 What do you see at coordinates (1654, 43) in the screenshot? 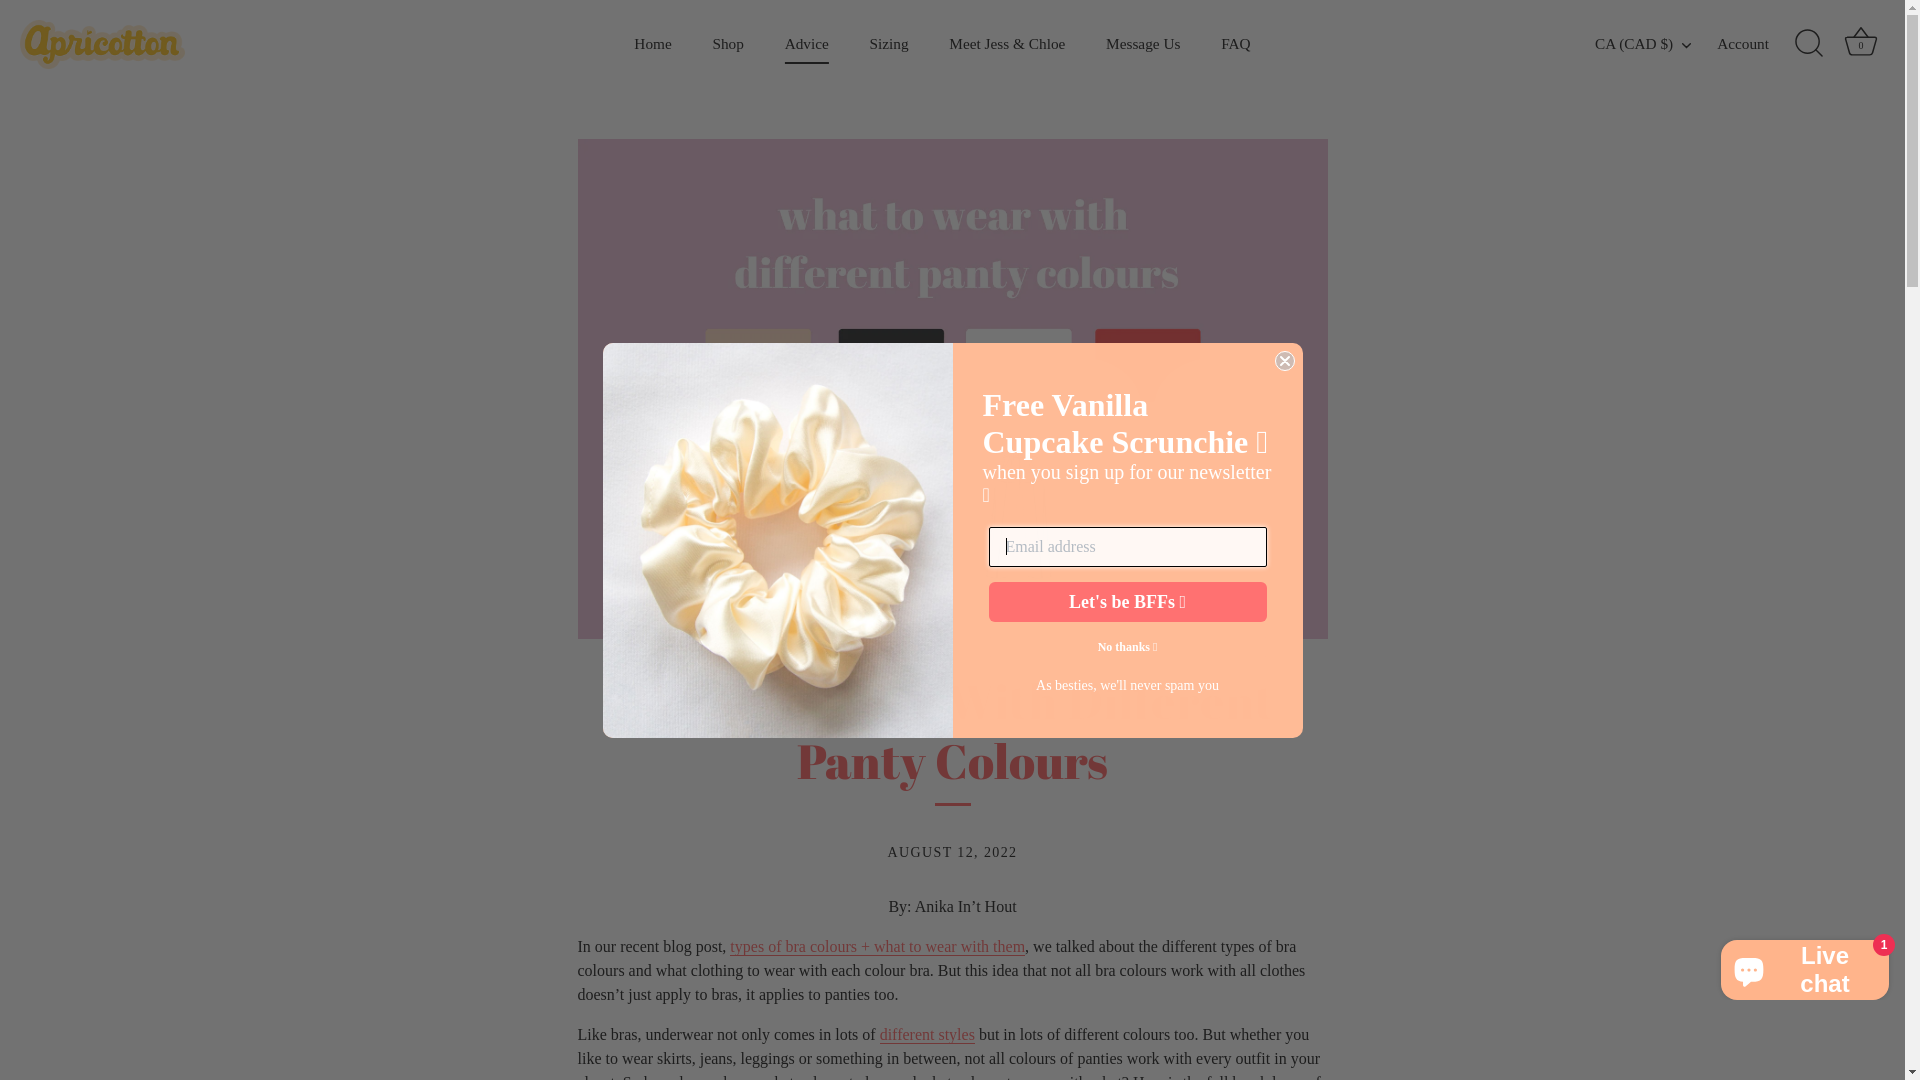
I see `'CA (CAD $)'` at bounding box center [1654, 43].